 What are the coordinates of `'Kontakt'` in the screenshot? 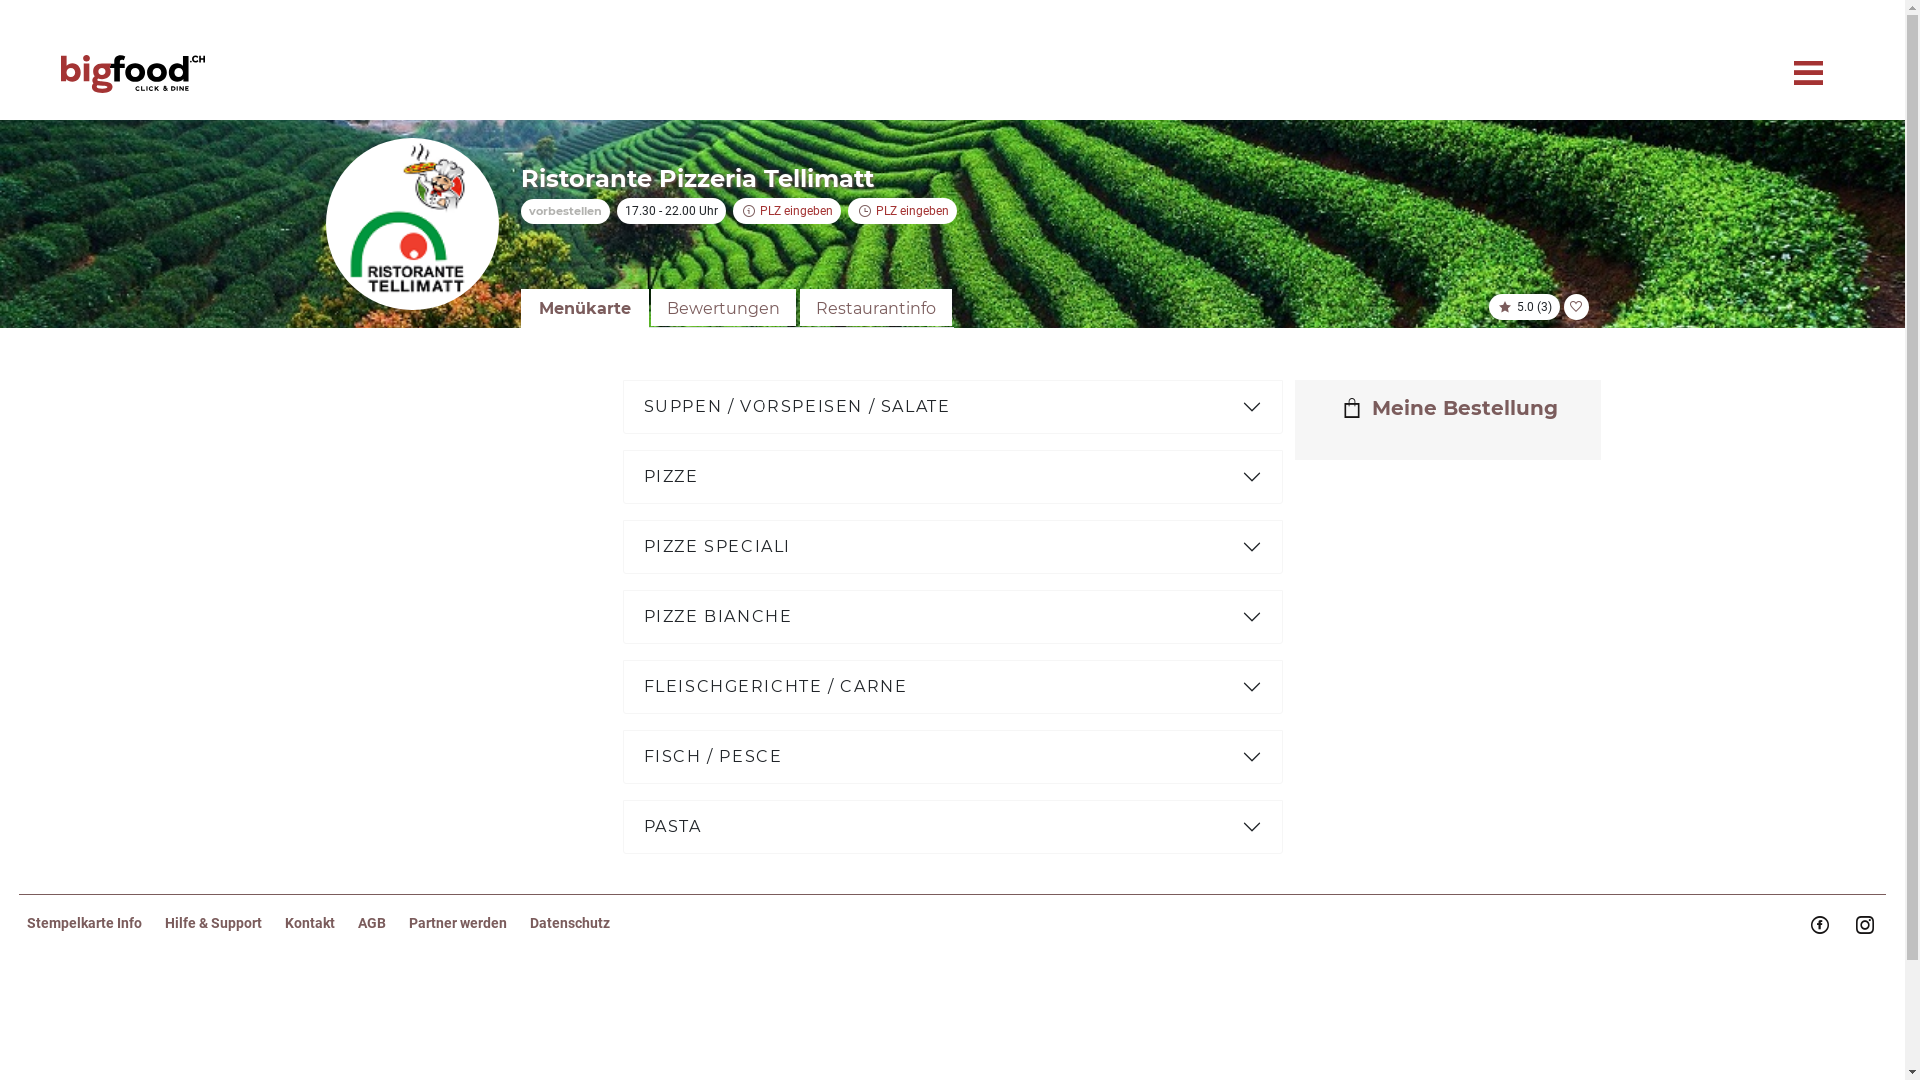 It's located at (321, 922).